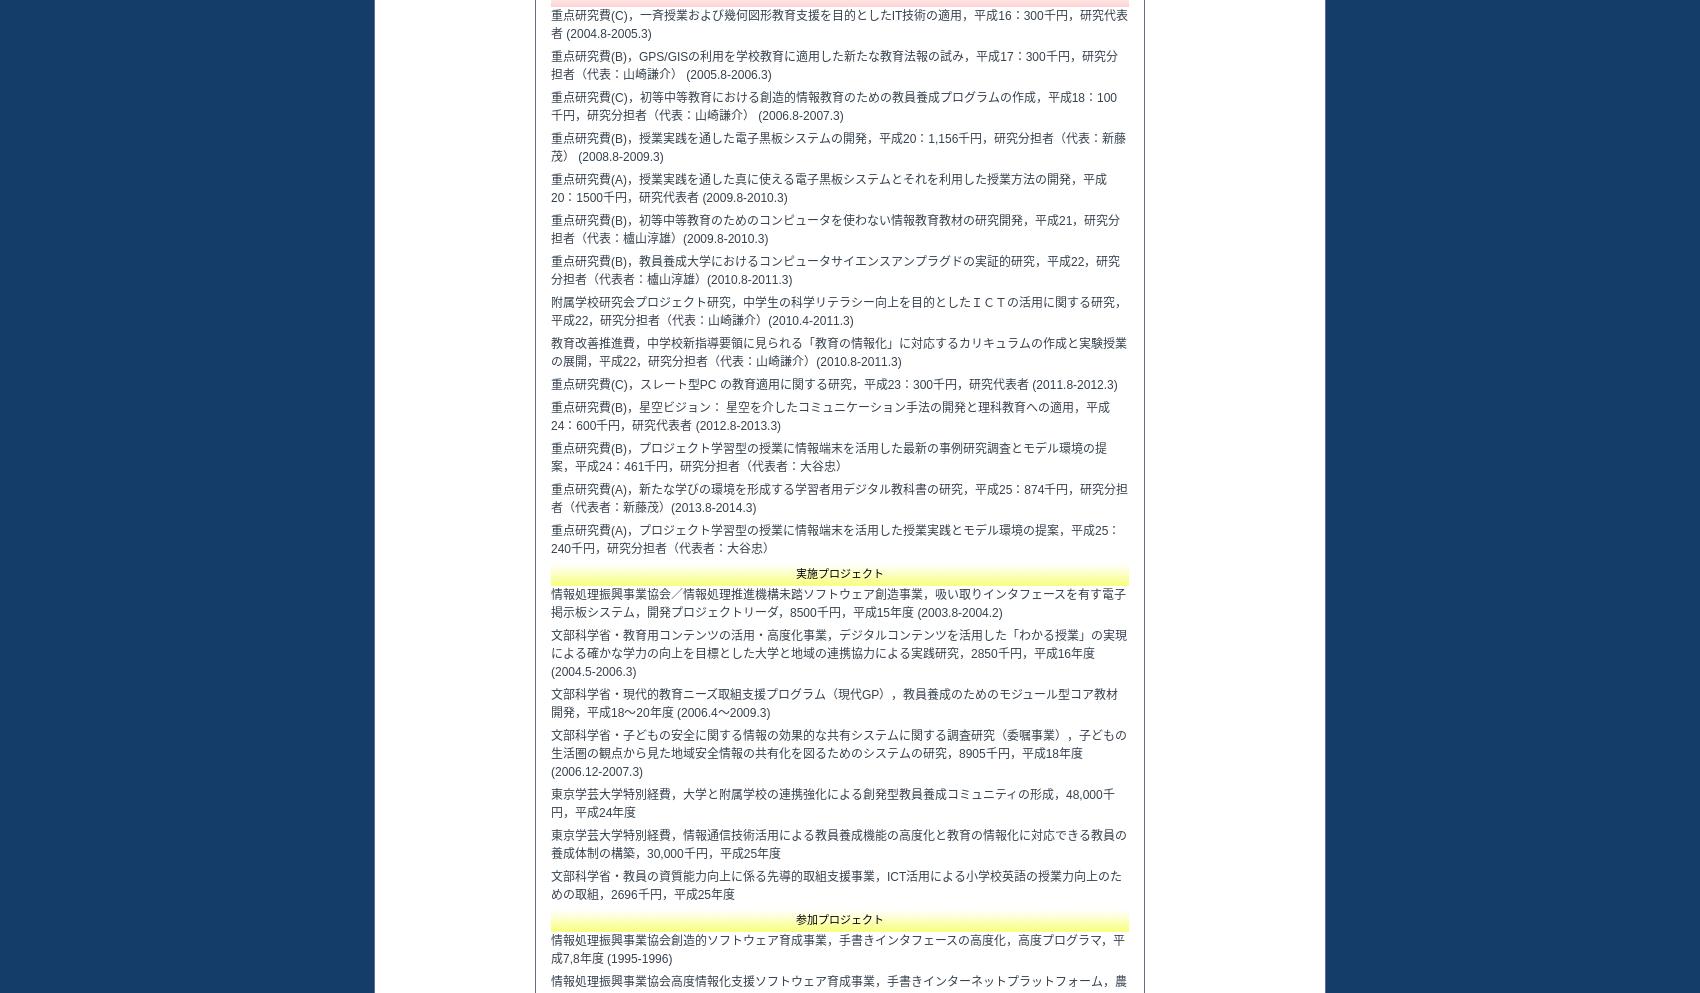 Image resolution: width=1700 pixels, height=993 pixels. I want to click on '文部科学省・教員の資質能力向上に係る先導的取組支援事業，ICT活用による小学校英語の授業力向上のための取組，2696千円，平成25年度', so click(549, 885).